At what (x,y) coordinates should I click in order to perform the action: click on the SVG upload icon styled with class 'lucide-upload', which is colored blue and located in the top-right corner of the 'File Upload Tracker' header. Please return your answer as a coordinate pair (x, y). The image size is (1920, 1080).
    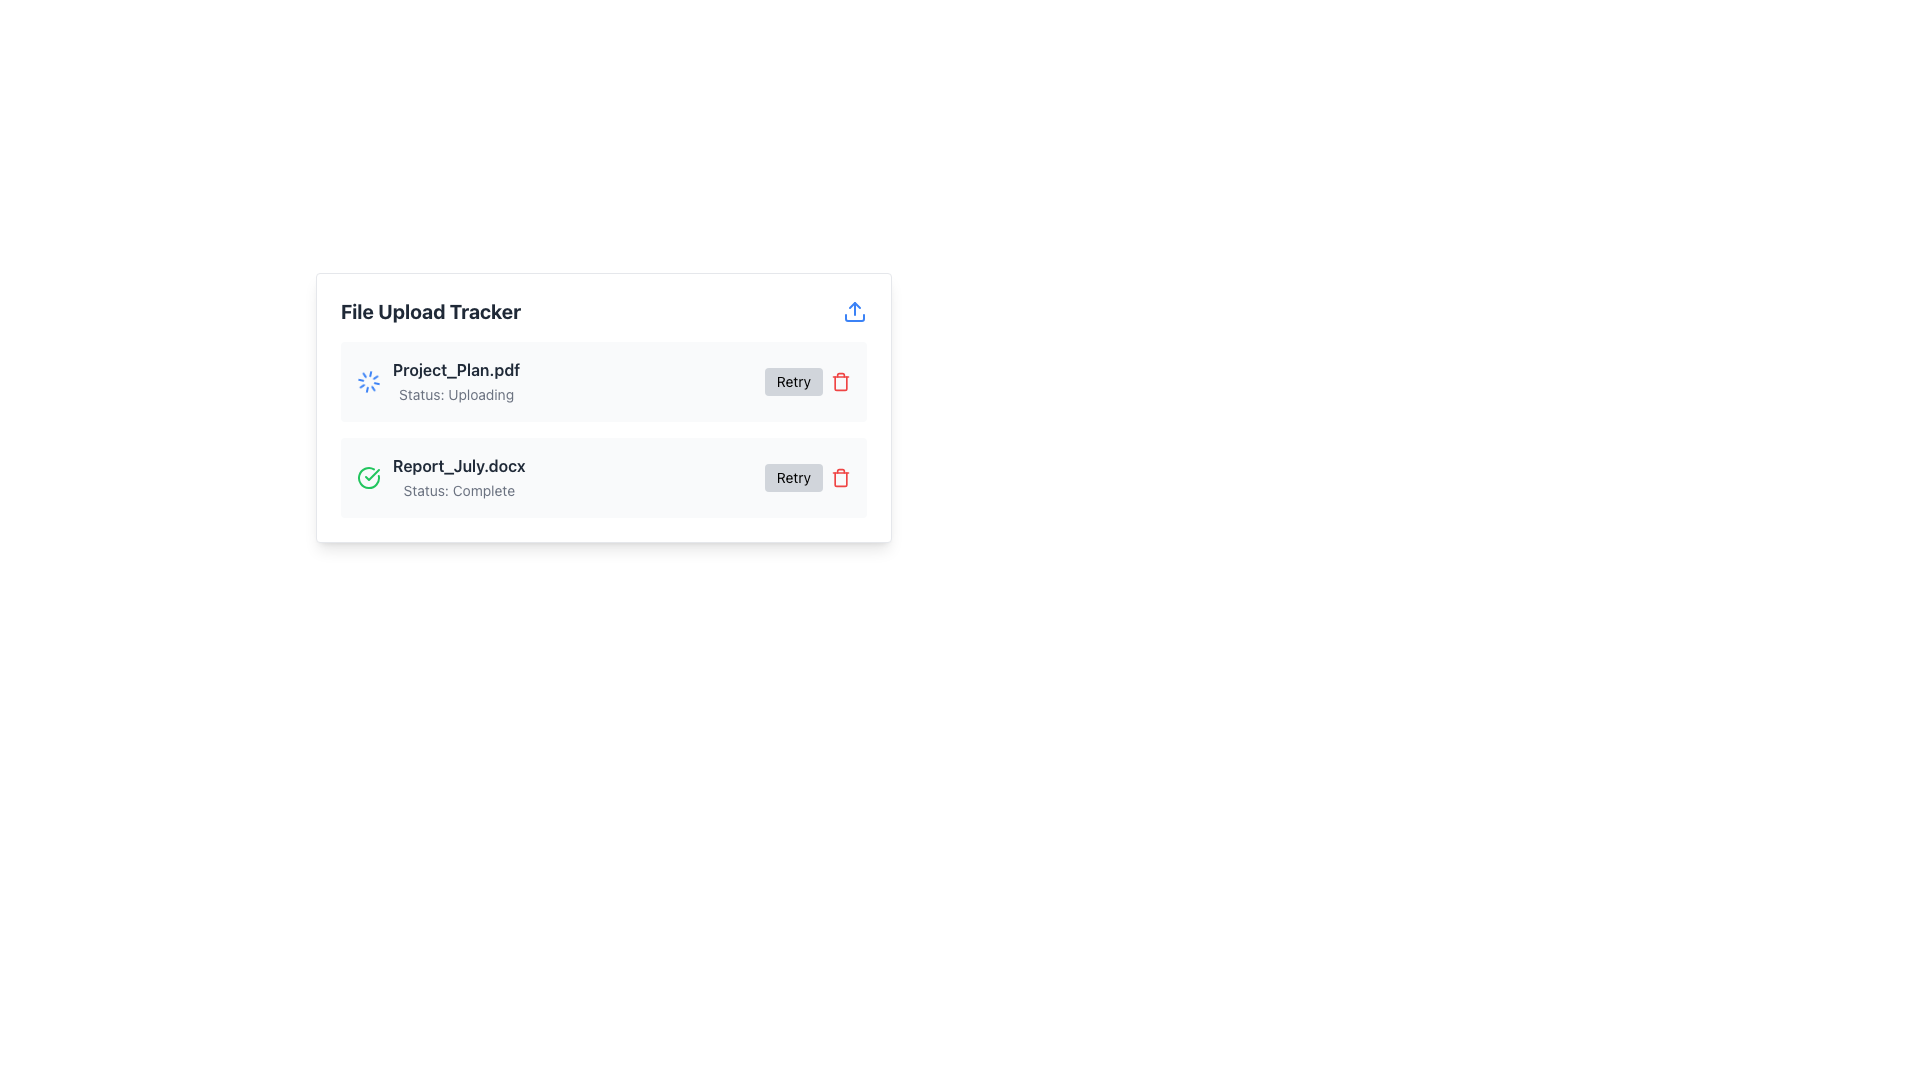
    Looking at the image, I should click on (854, 312).